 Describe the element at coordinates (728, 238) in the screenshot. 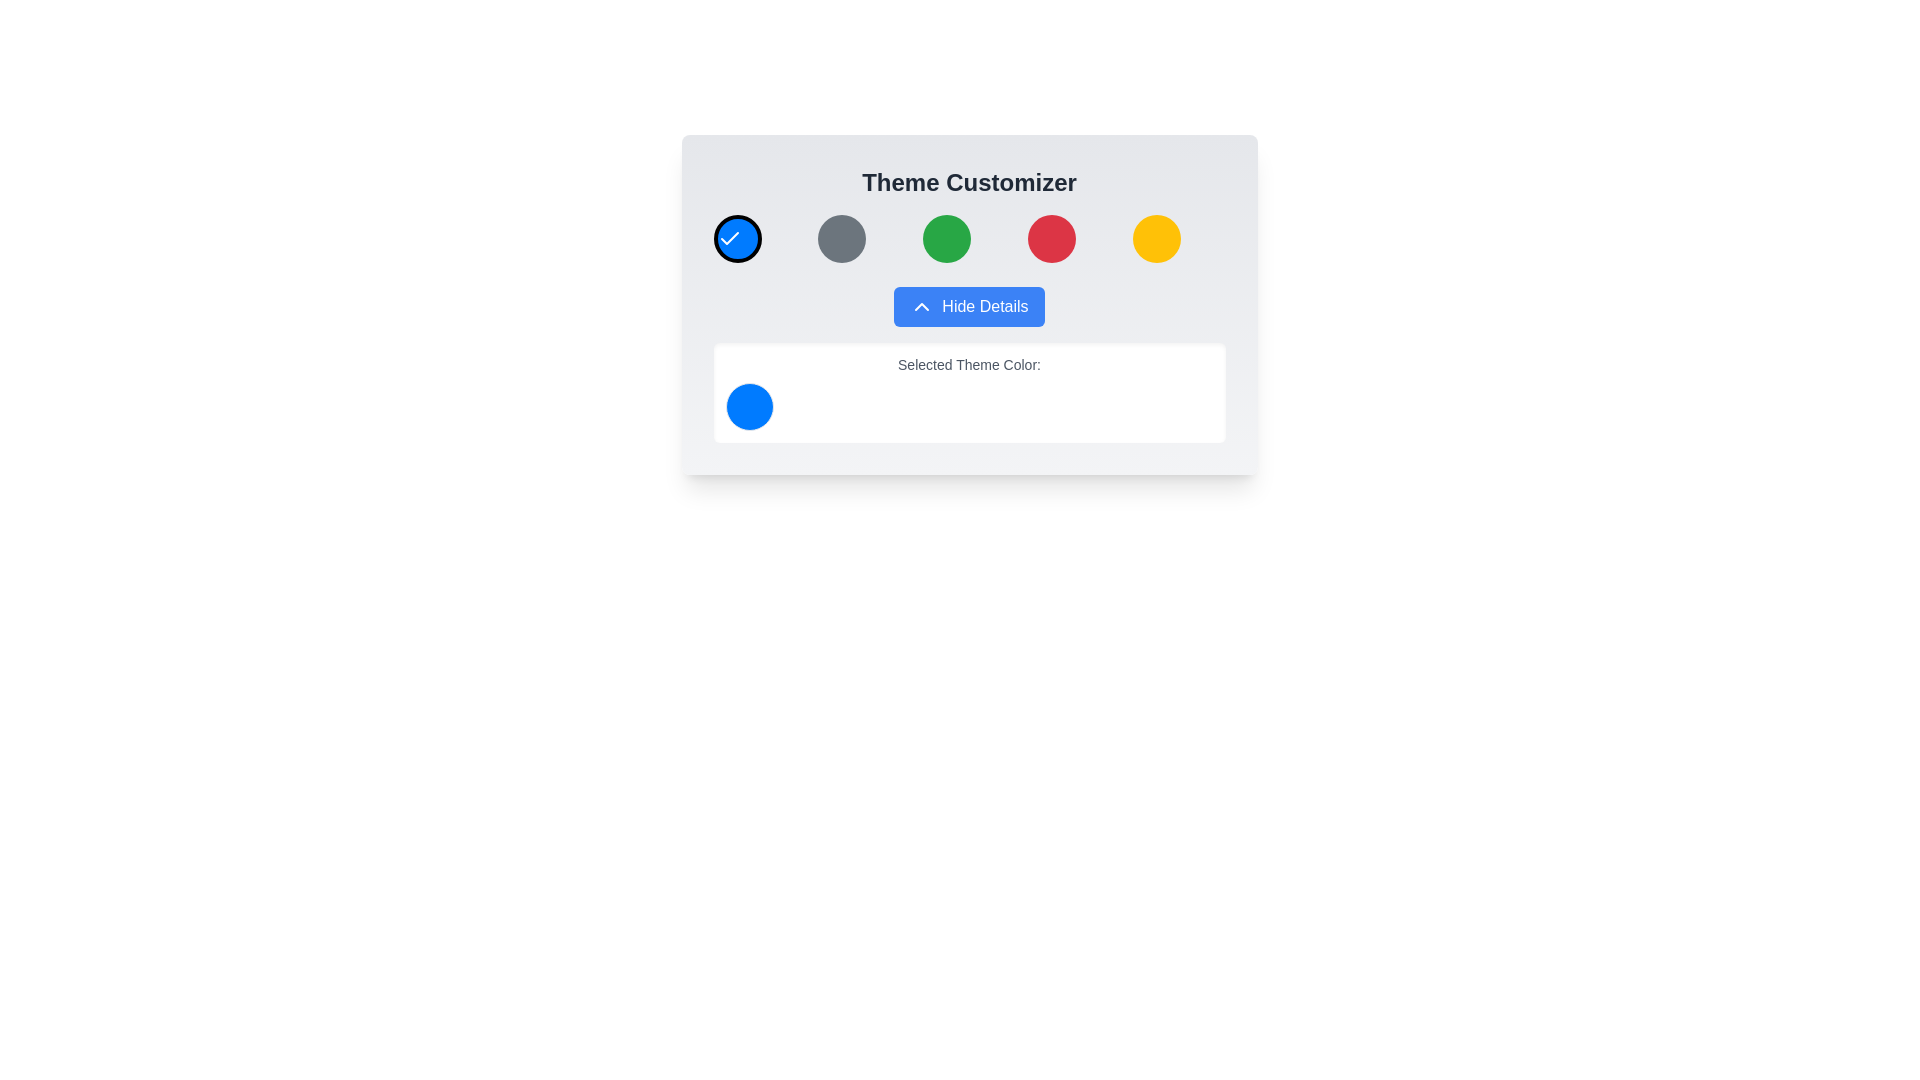

I see `the selected checkmark icon within the circular blue background button located in the theme customization section` at that location.